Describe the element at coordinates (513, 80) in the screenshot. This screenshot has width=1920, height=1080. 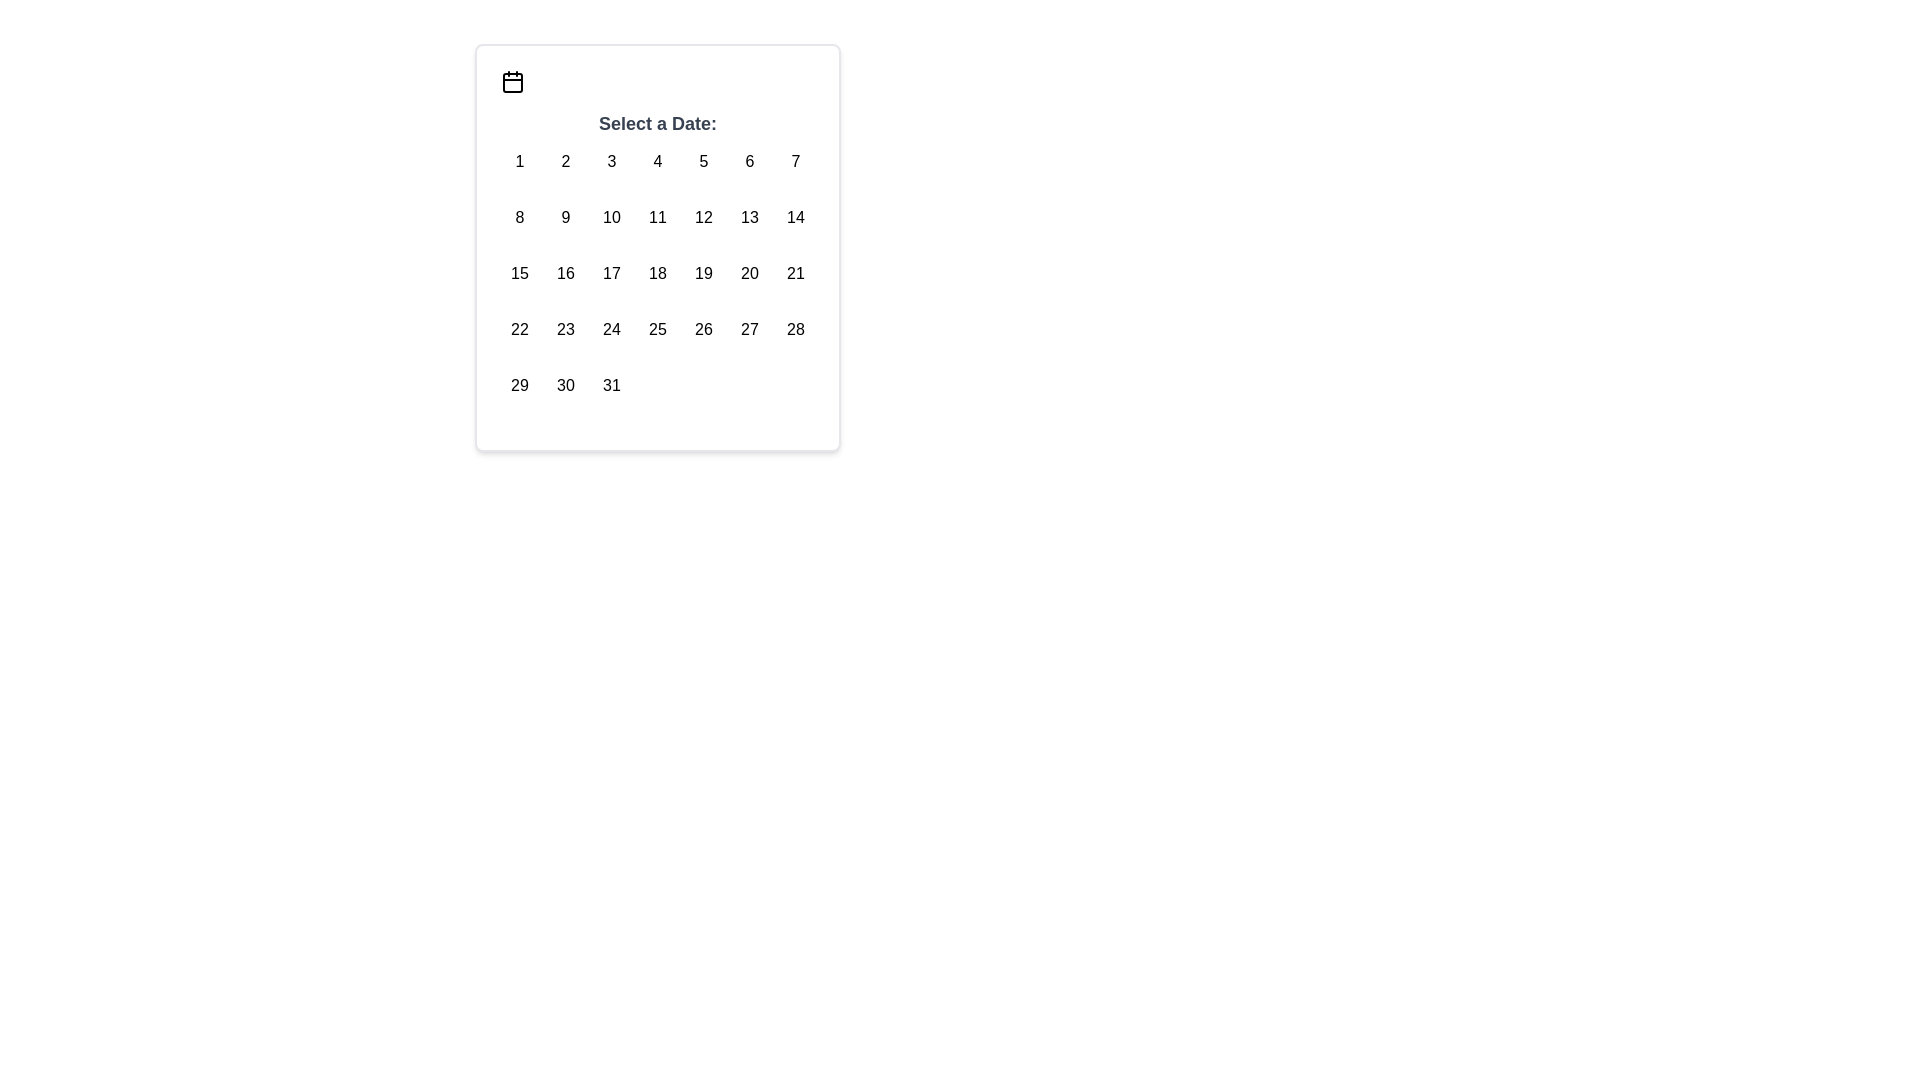
I see `the calendar icon located at the top-left corner of the calendar panel, which serves as a visual identifier for date selection` at that location.